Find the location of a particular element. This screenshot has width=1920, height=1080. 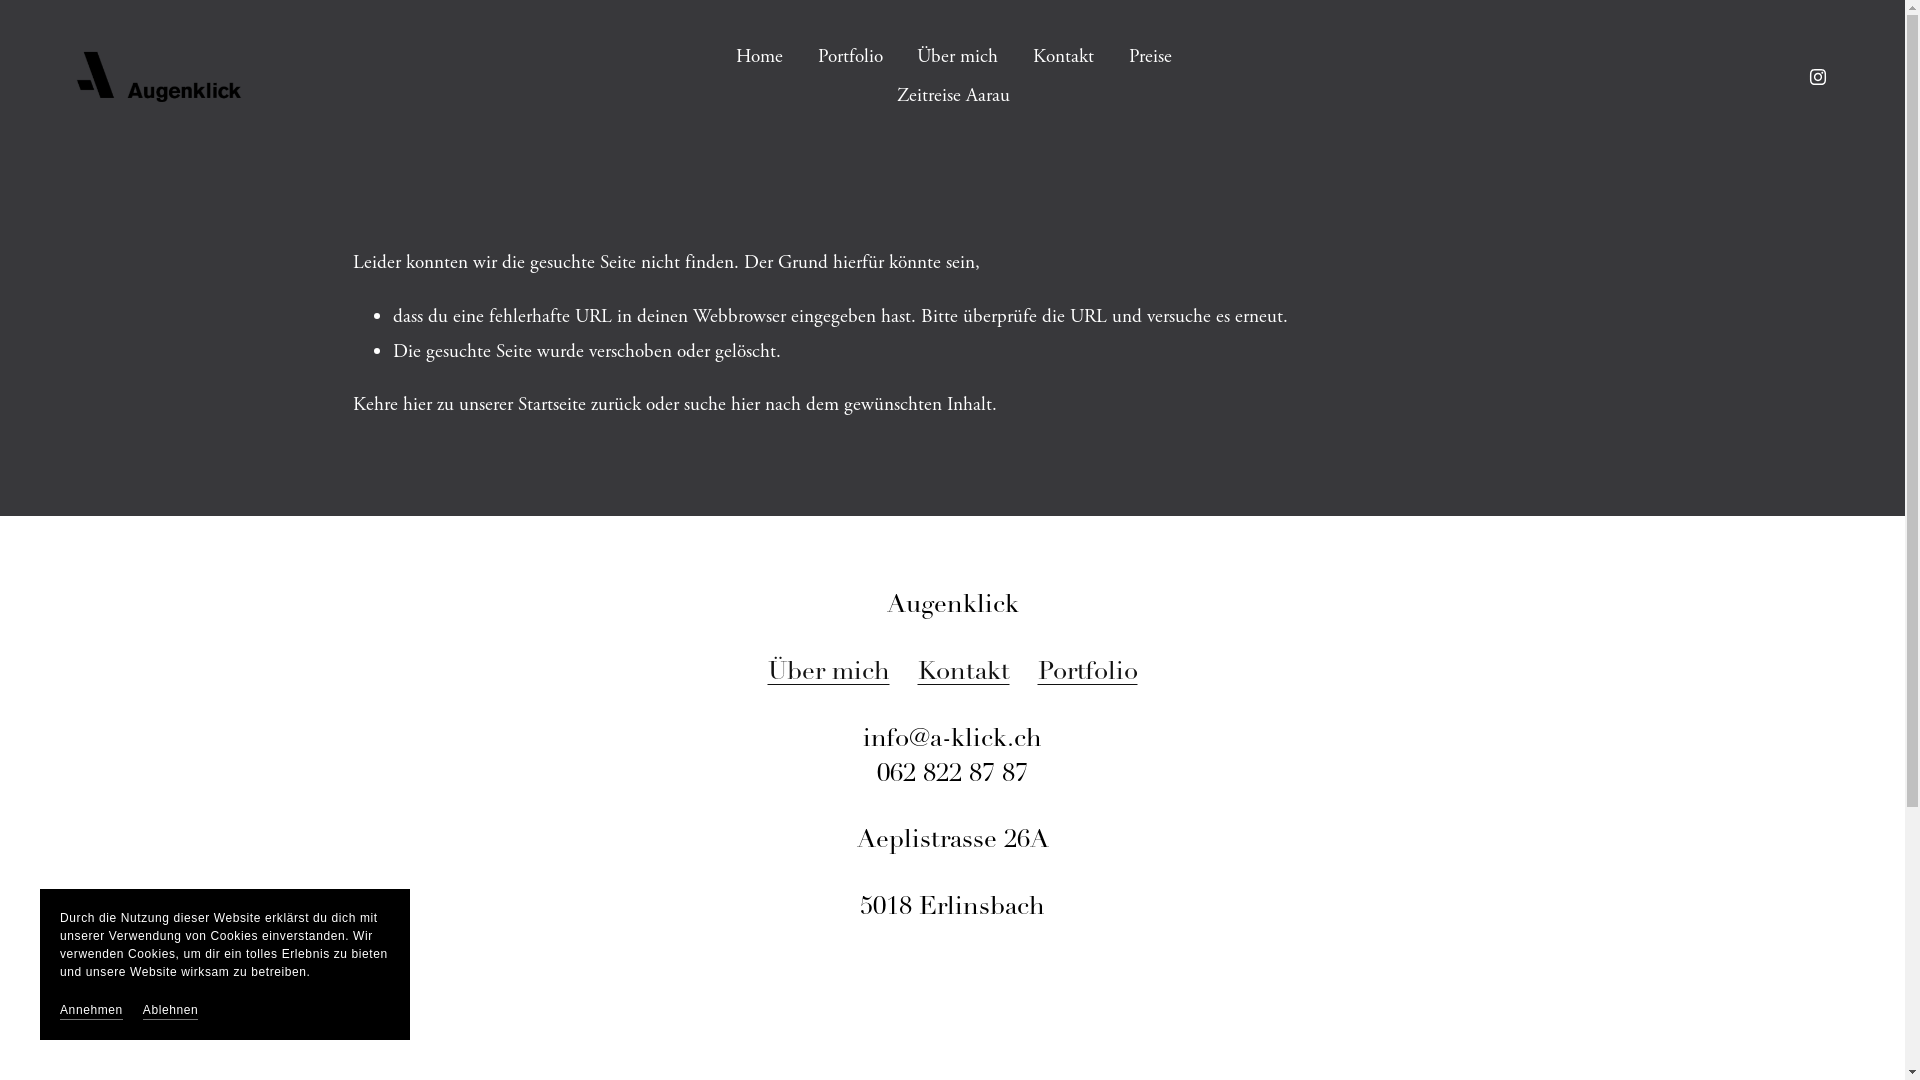

'Preise' is located at coordinates (1150, 56).